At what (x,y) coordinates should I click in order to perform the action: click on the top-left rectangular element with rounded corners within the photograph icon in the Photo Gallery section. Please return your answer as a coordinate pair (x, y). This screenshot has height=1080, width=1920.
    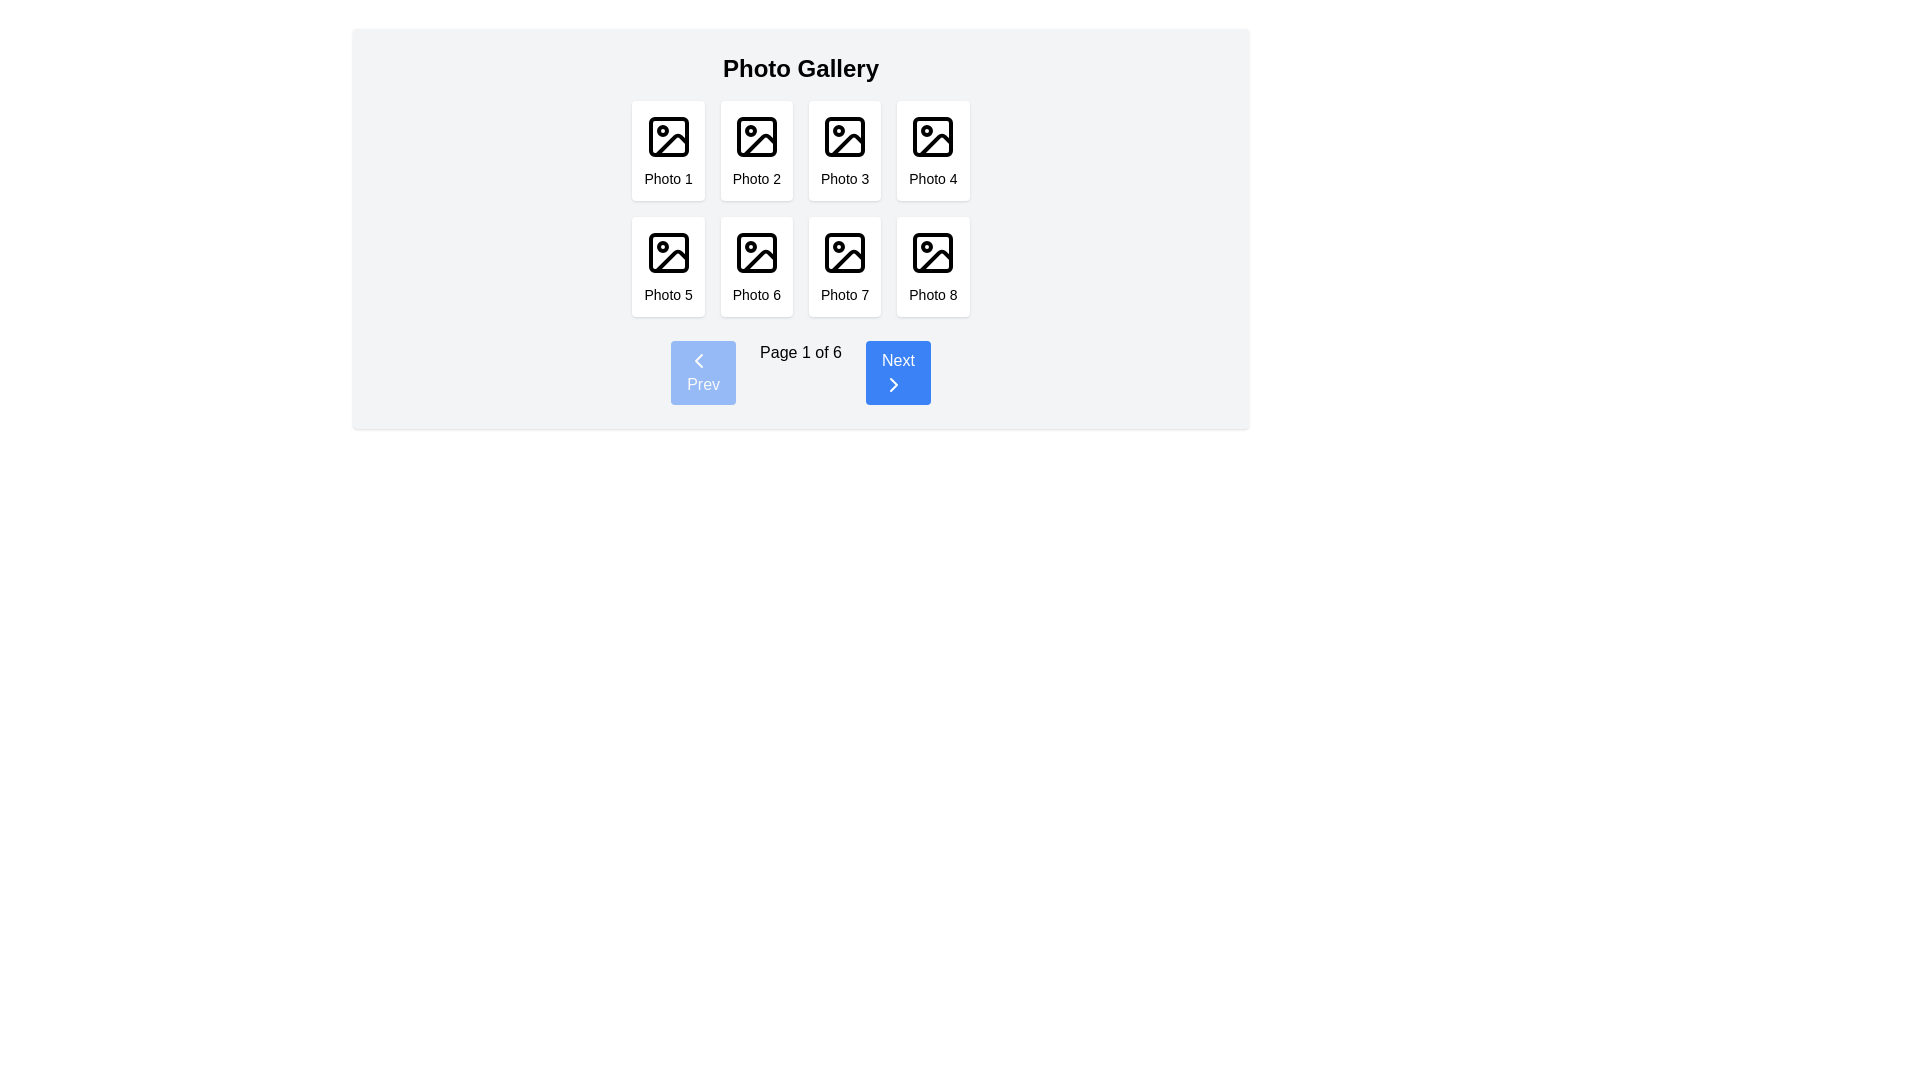
    Looking at the image, I should click on (668, 136).